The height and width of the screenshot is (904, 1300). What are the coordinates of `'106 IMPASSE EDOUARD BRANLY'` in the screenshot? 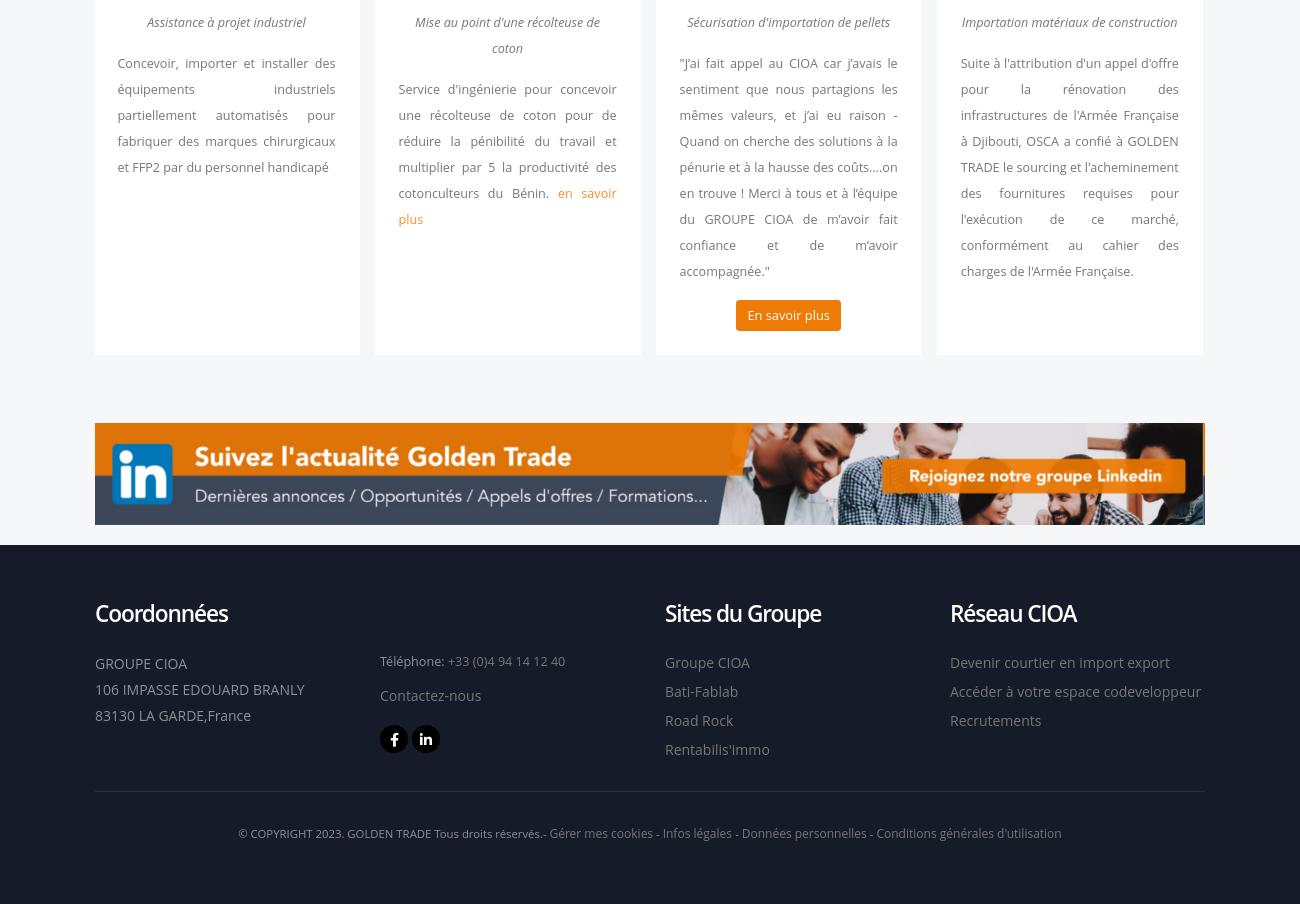 It's located at (199, 687).